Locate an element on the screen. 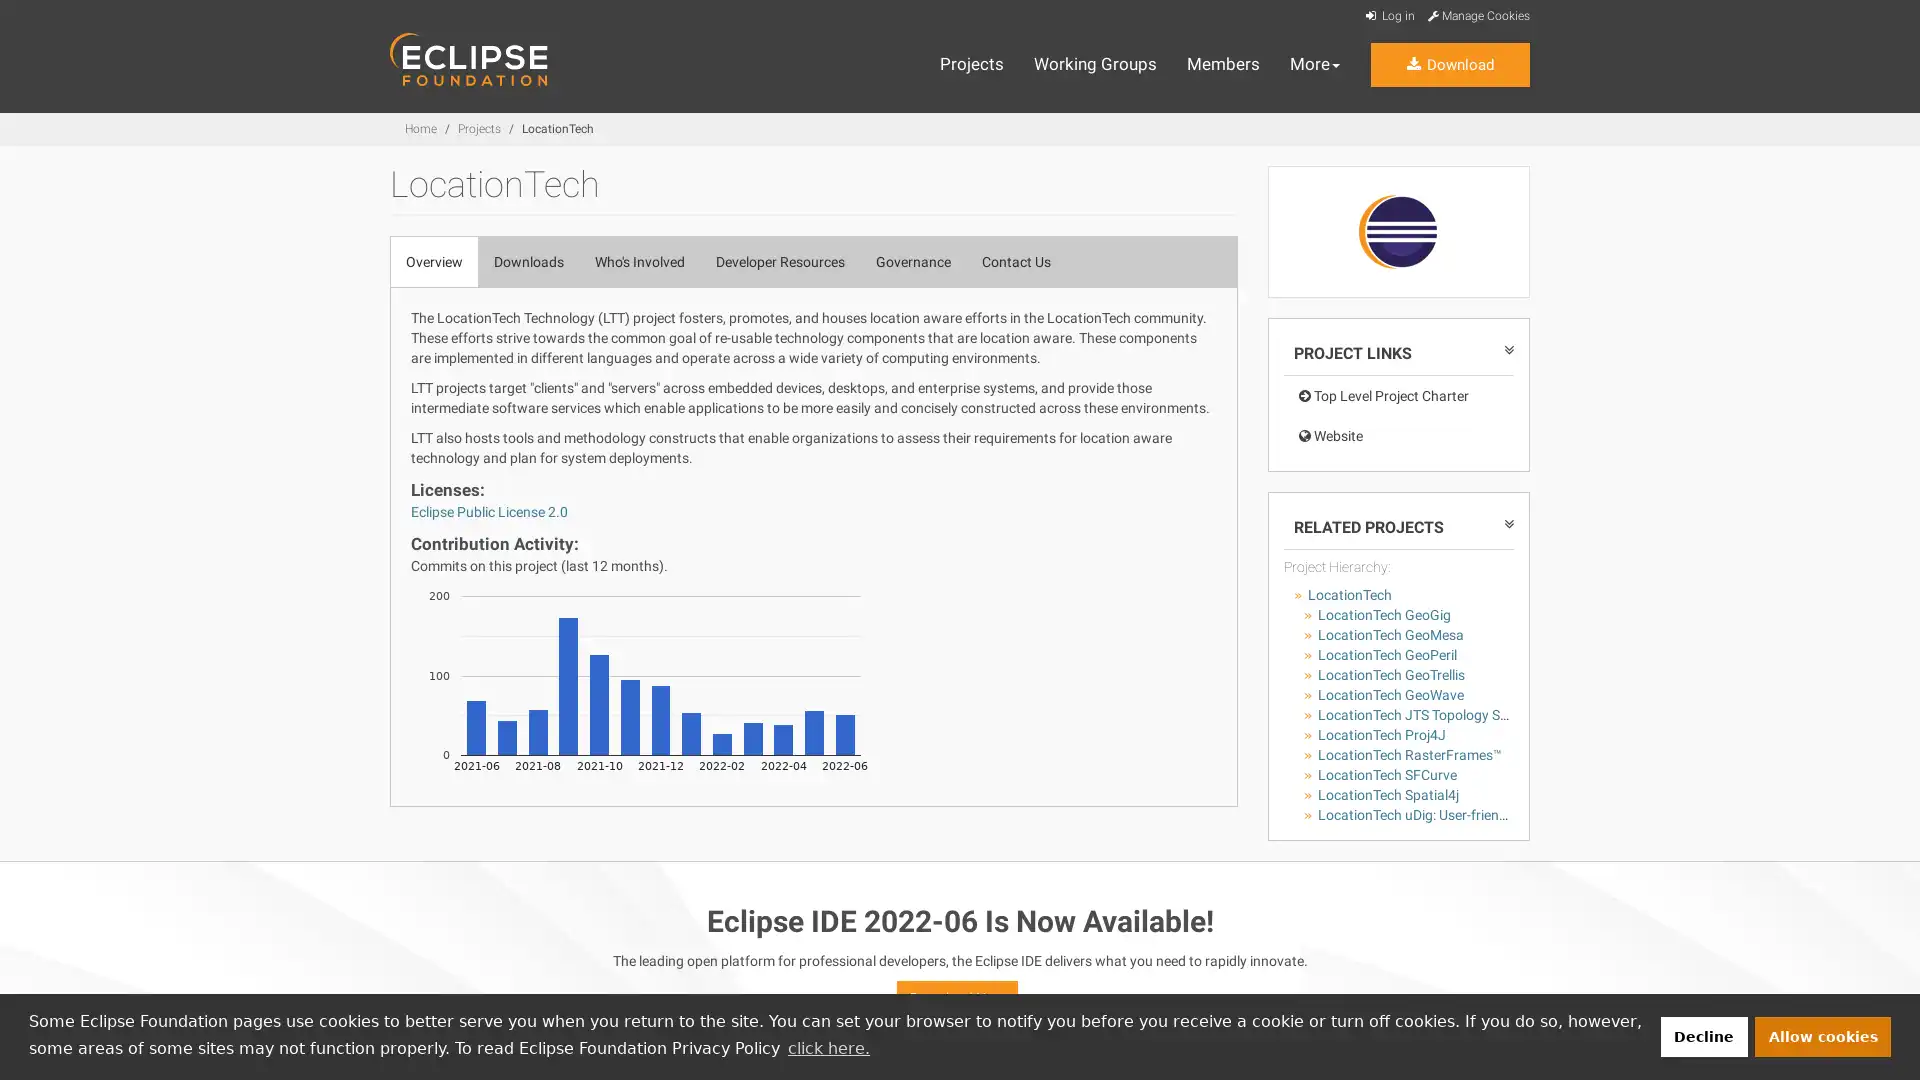  learn more about cookies is located at coordinates (828, 1047).